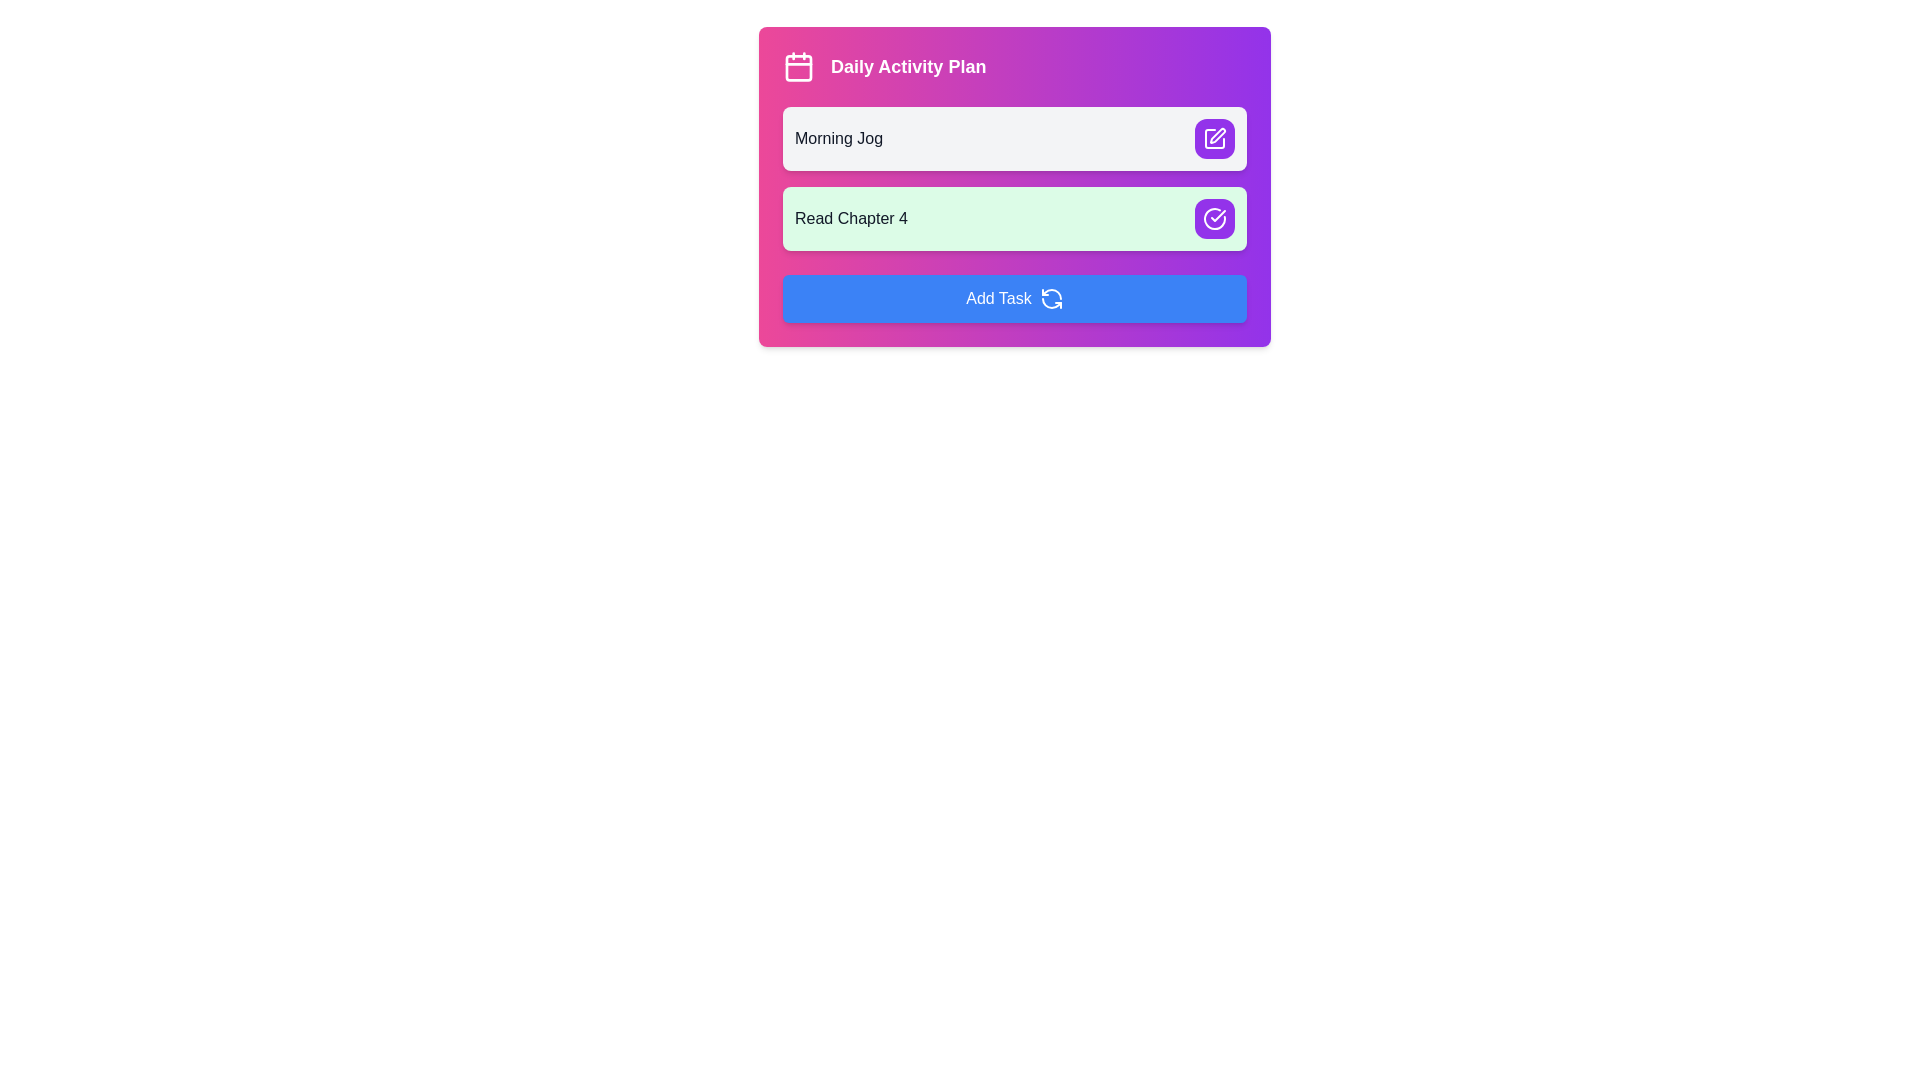  Describe the element at coordinates (1213, 219) in the screenshot. I see `the purple button with a circular checkmark icon inside it, located in the lower card section labeled 'Read Chapter 4'` at that location.